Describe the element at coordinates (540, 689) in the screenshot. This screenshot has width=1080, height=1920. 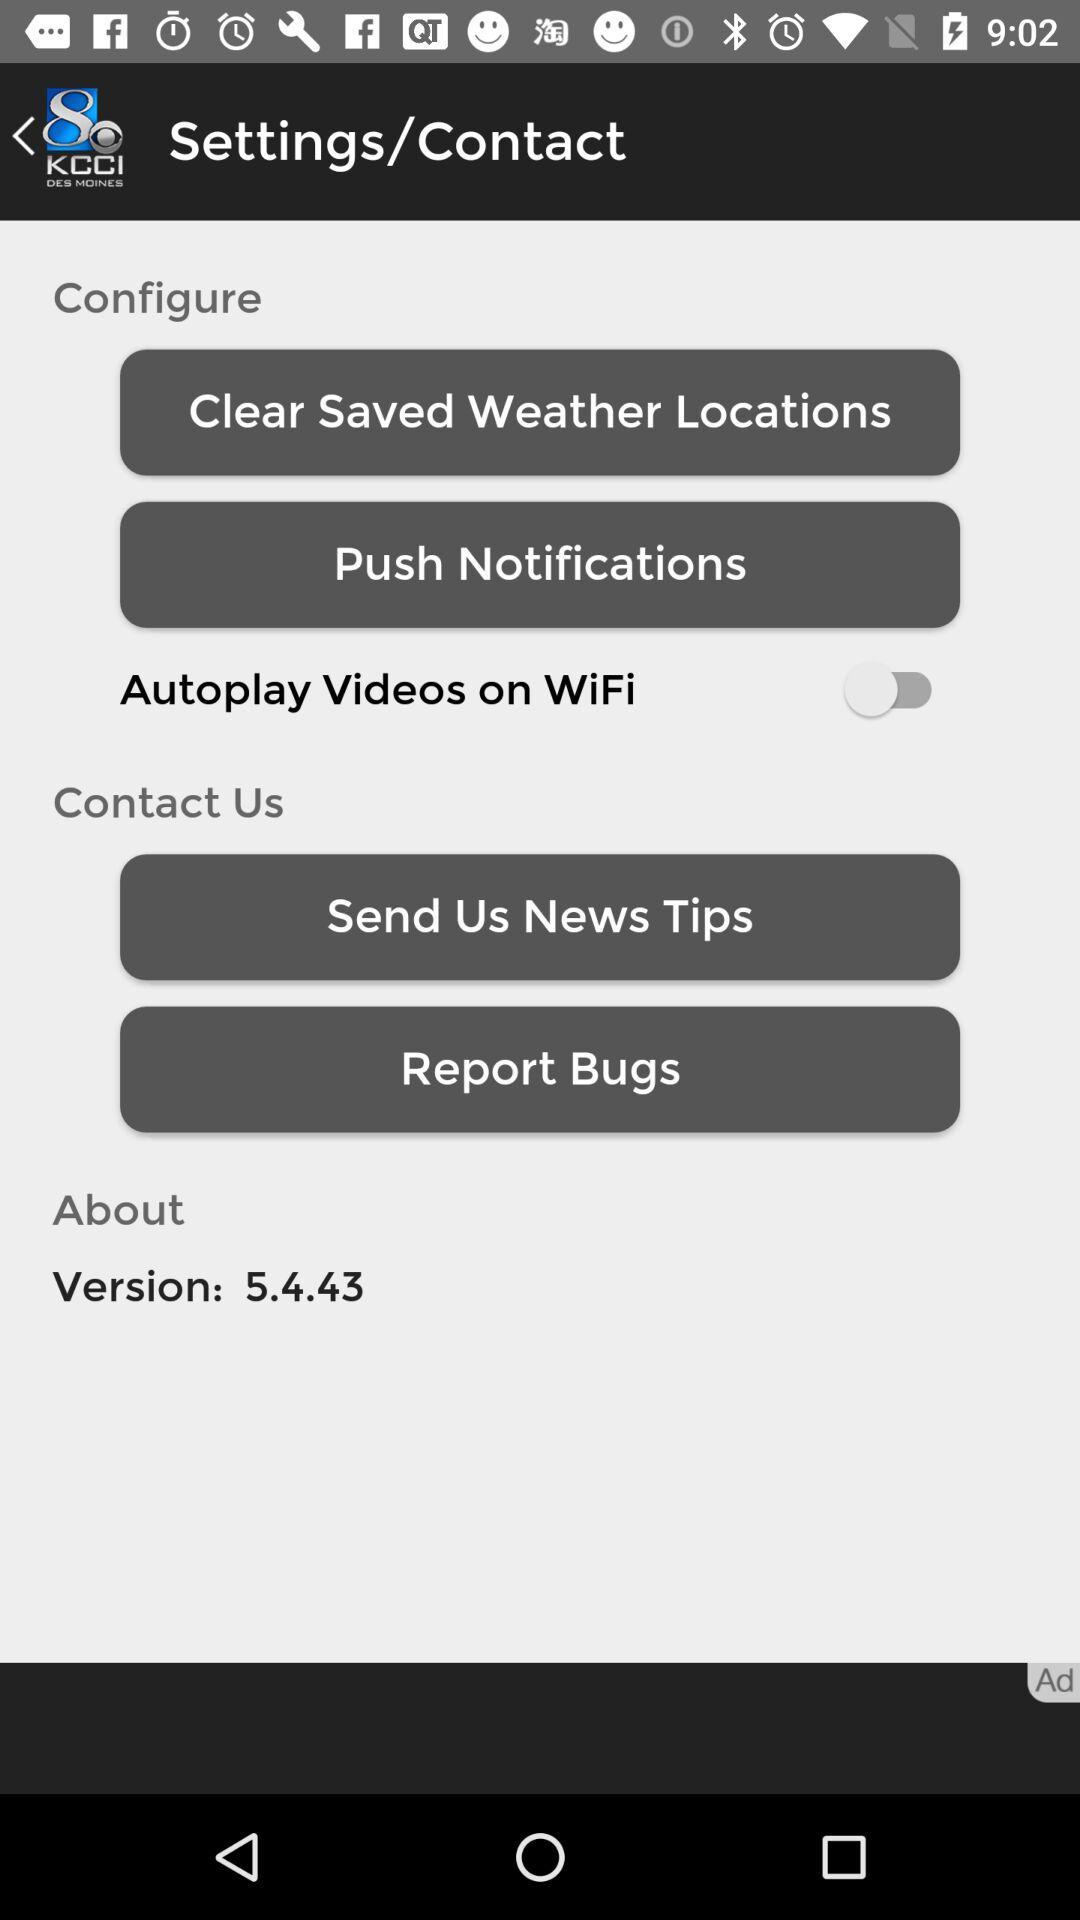
I see `the item below the push notifications` at that location.